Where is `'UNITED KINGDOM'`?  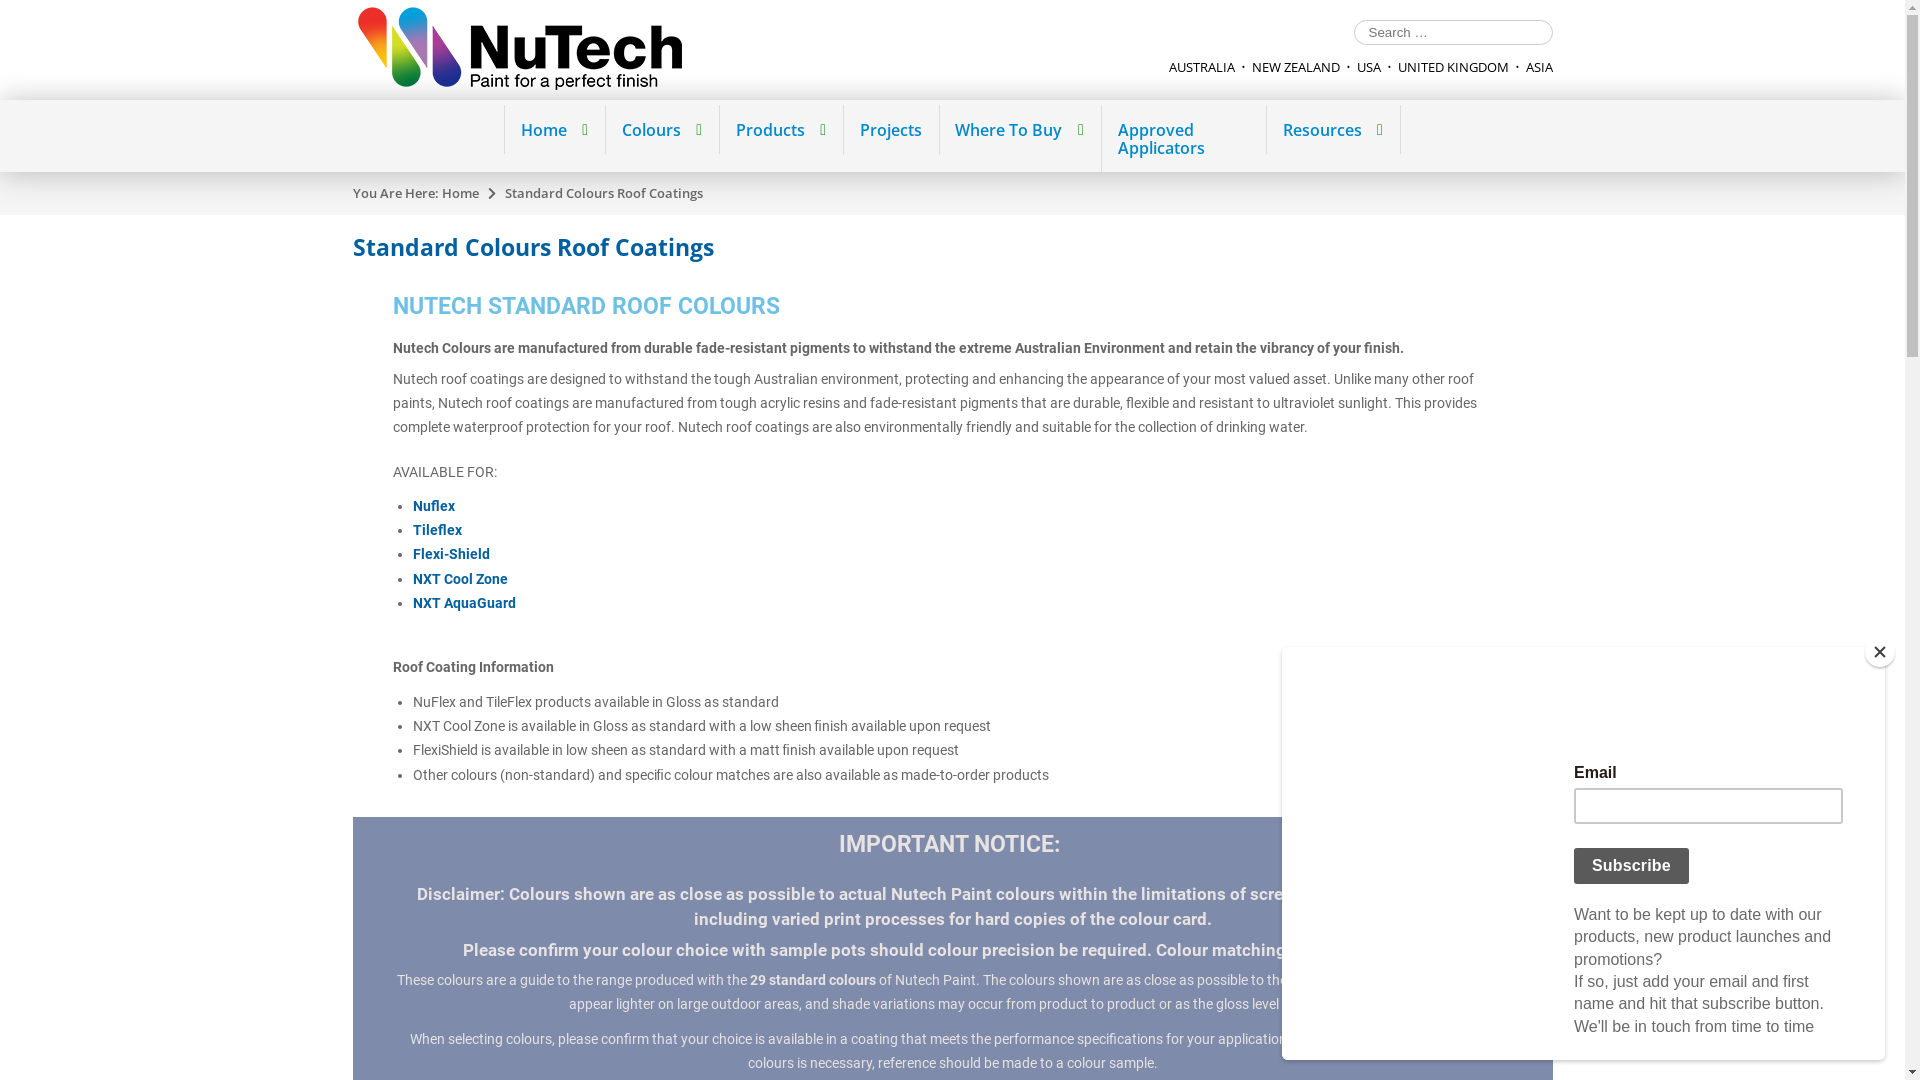
'UNITED KINGDOM' is located at coordinates (1396, 65).